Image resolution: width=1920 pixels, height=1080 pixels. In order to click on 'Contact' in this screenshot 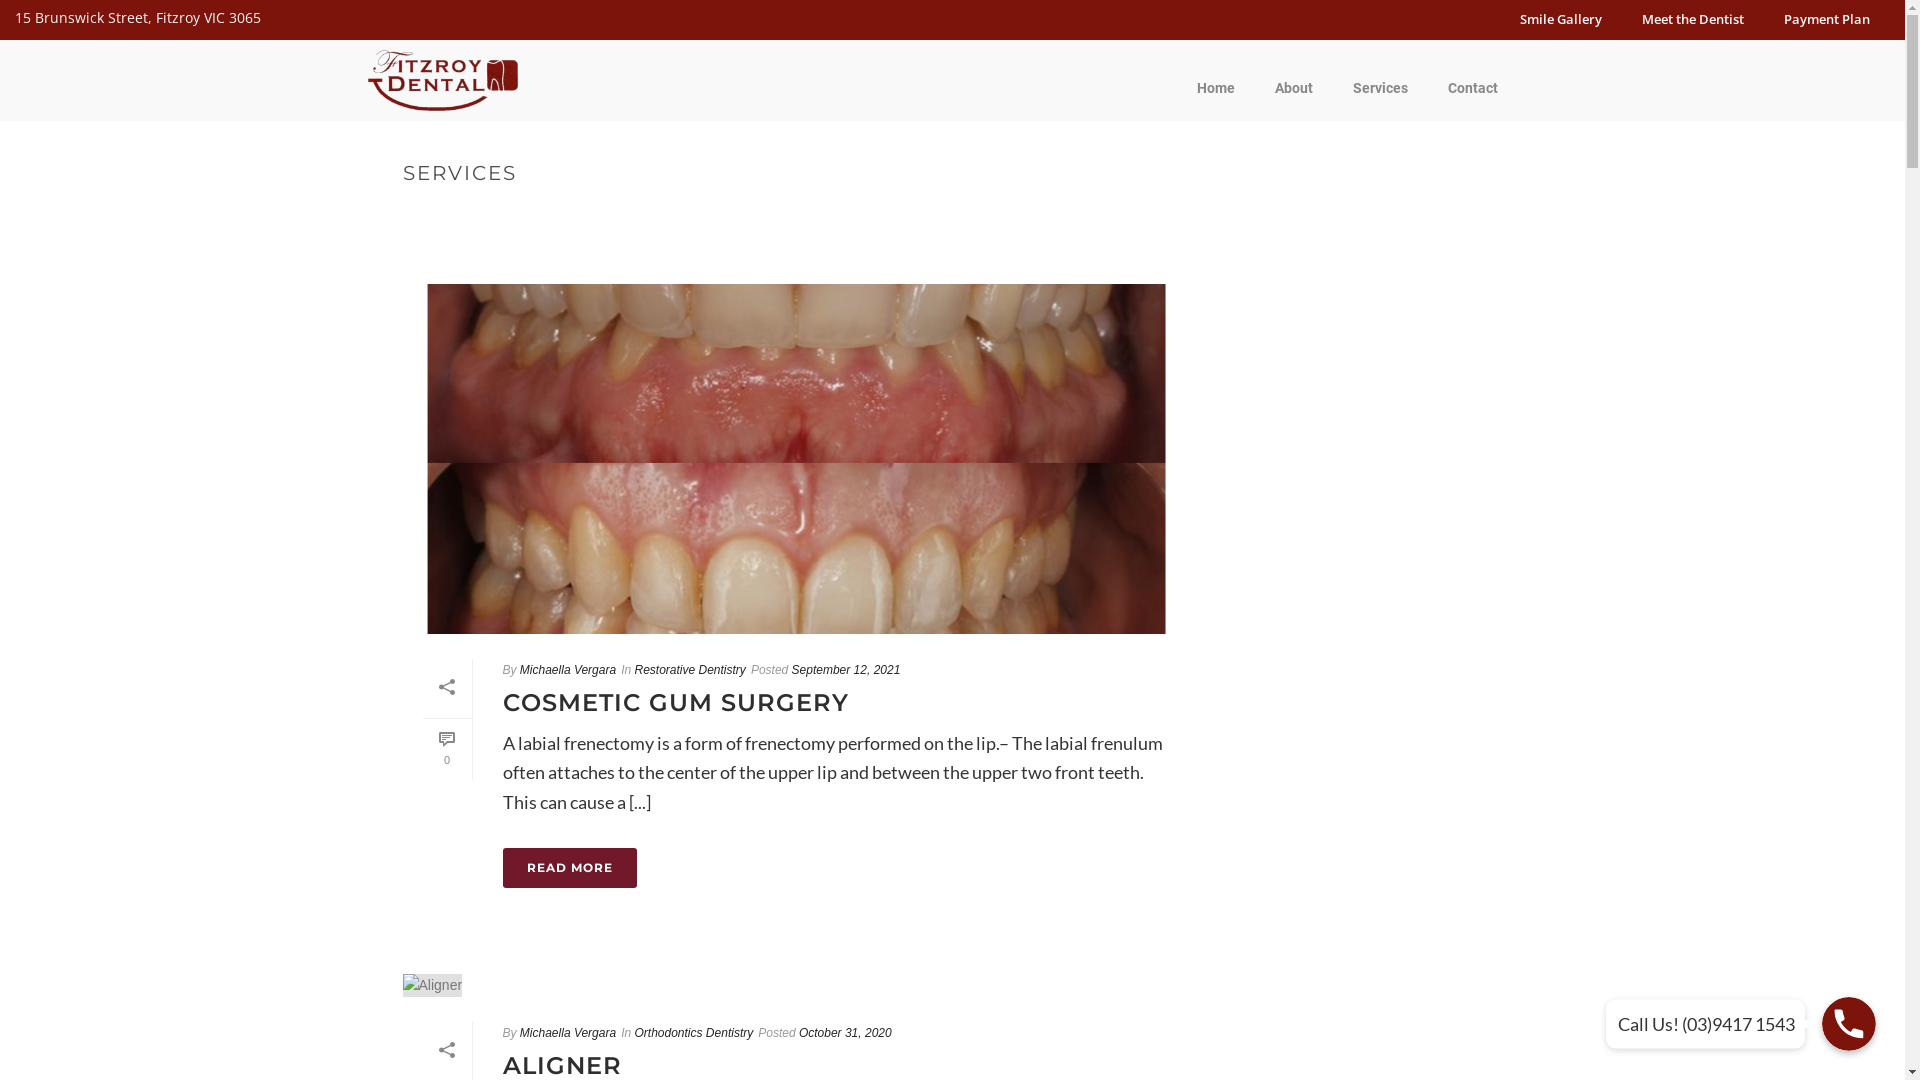, I will do `click(1473, 87)`.